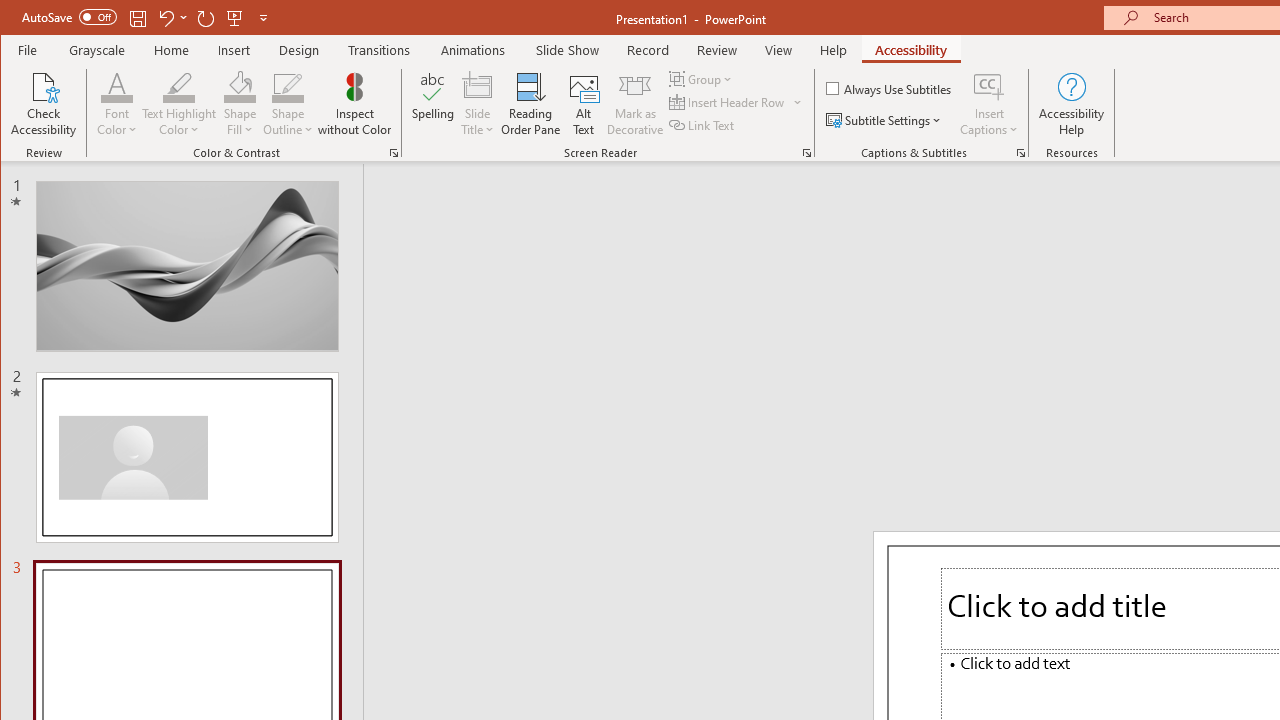 The image size is (1280, 720). I want to click on 'Screen Reader', so click(807, 152).